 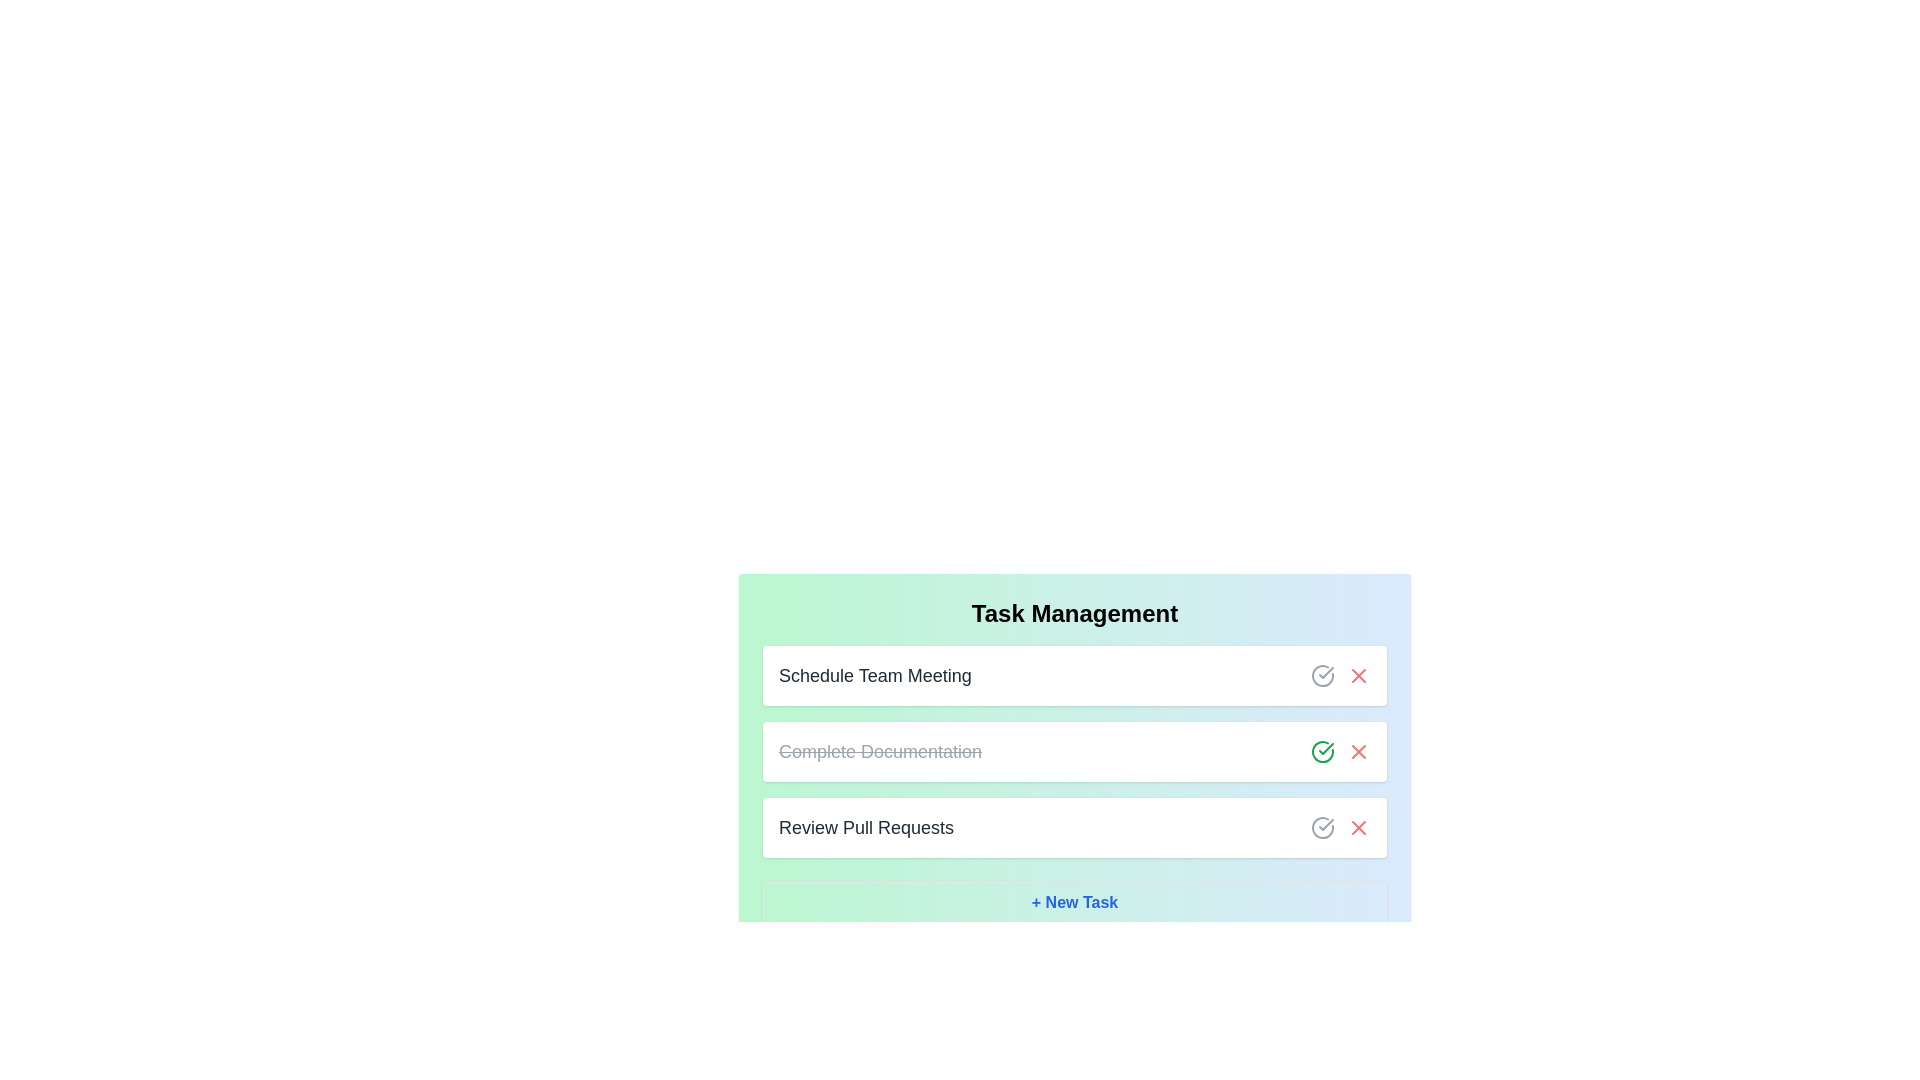 I want to click on the task titled 'Complete Documentation', so click(x=879, y=752).